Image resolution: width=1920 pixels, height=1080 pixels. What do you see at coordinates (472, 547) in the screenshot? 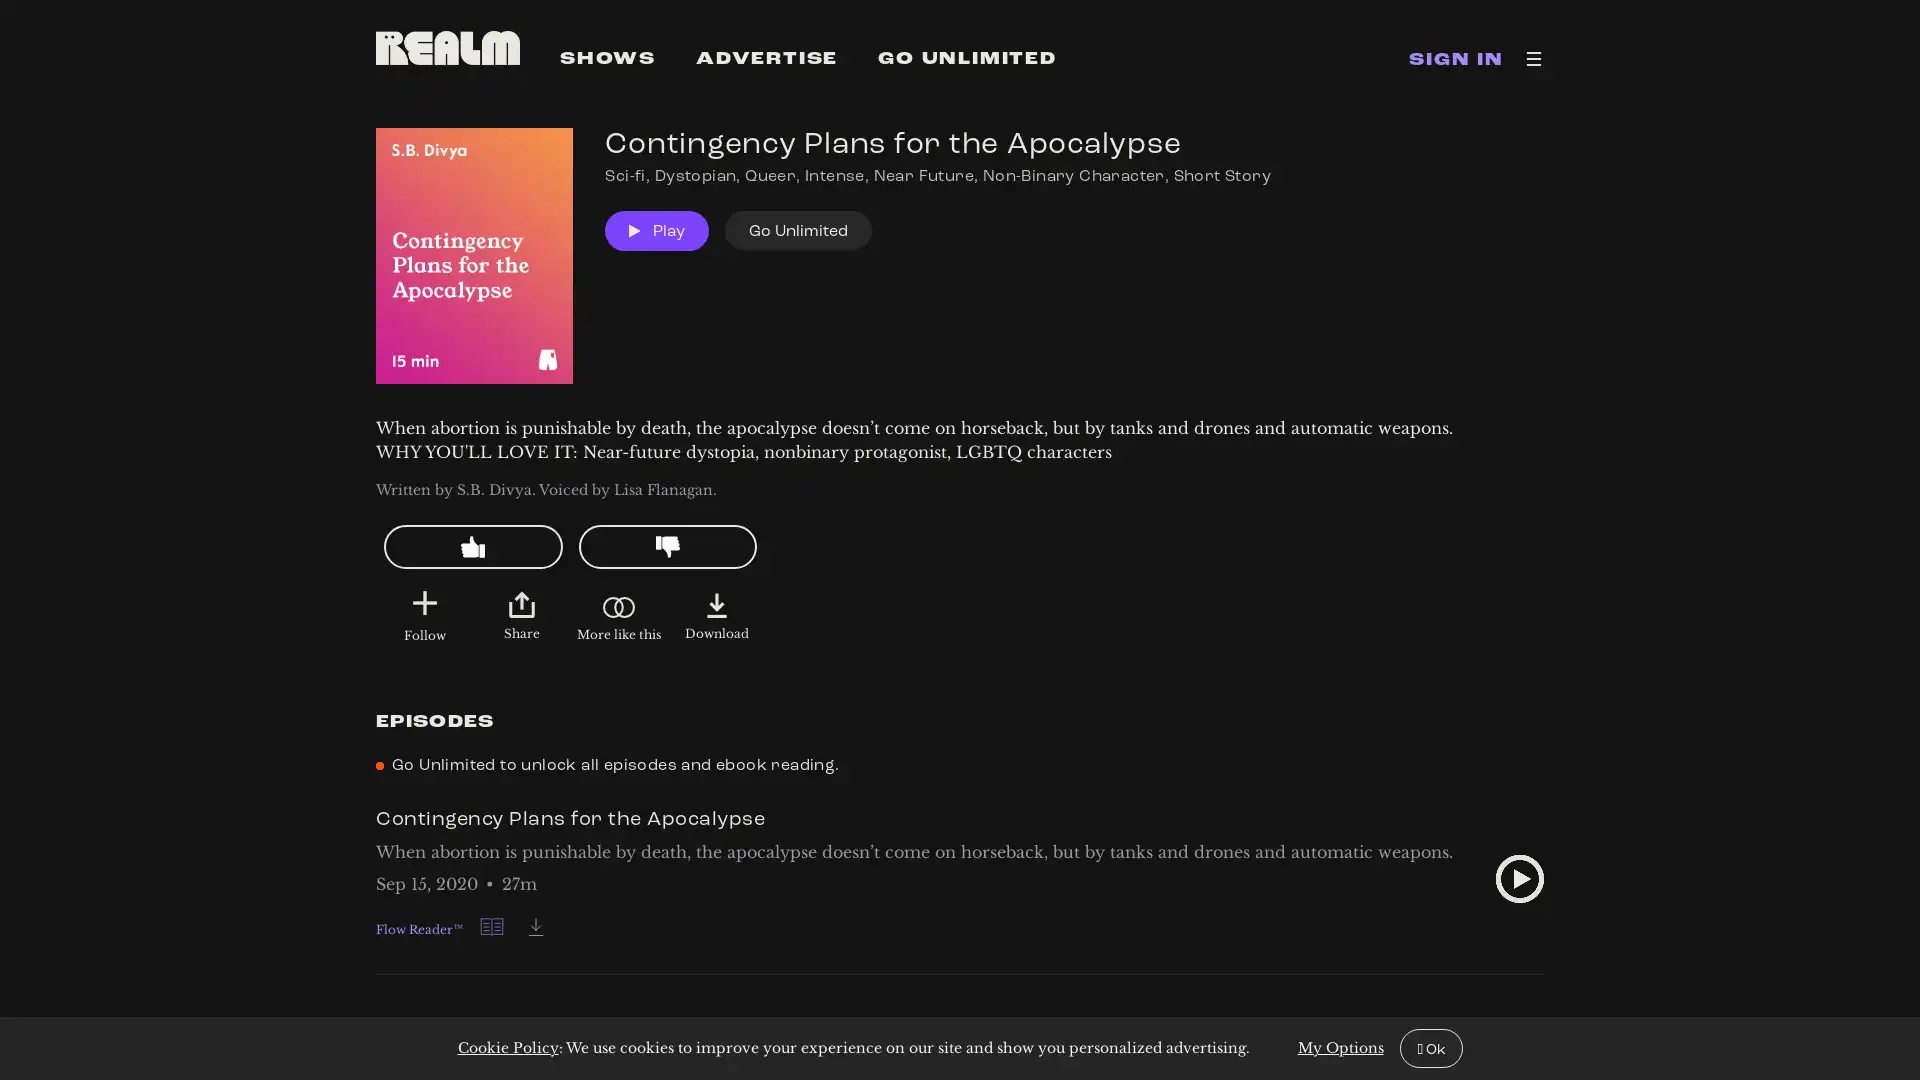
I see `like` at bounding box center [472, 547].